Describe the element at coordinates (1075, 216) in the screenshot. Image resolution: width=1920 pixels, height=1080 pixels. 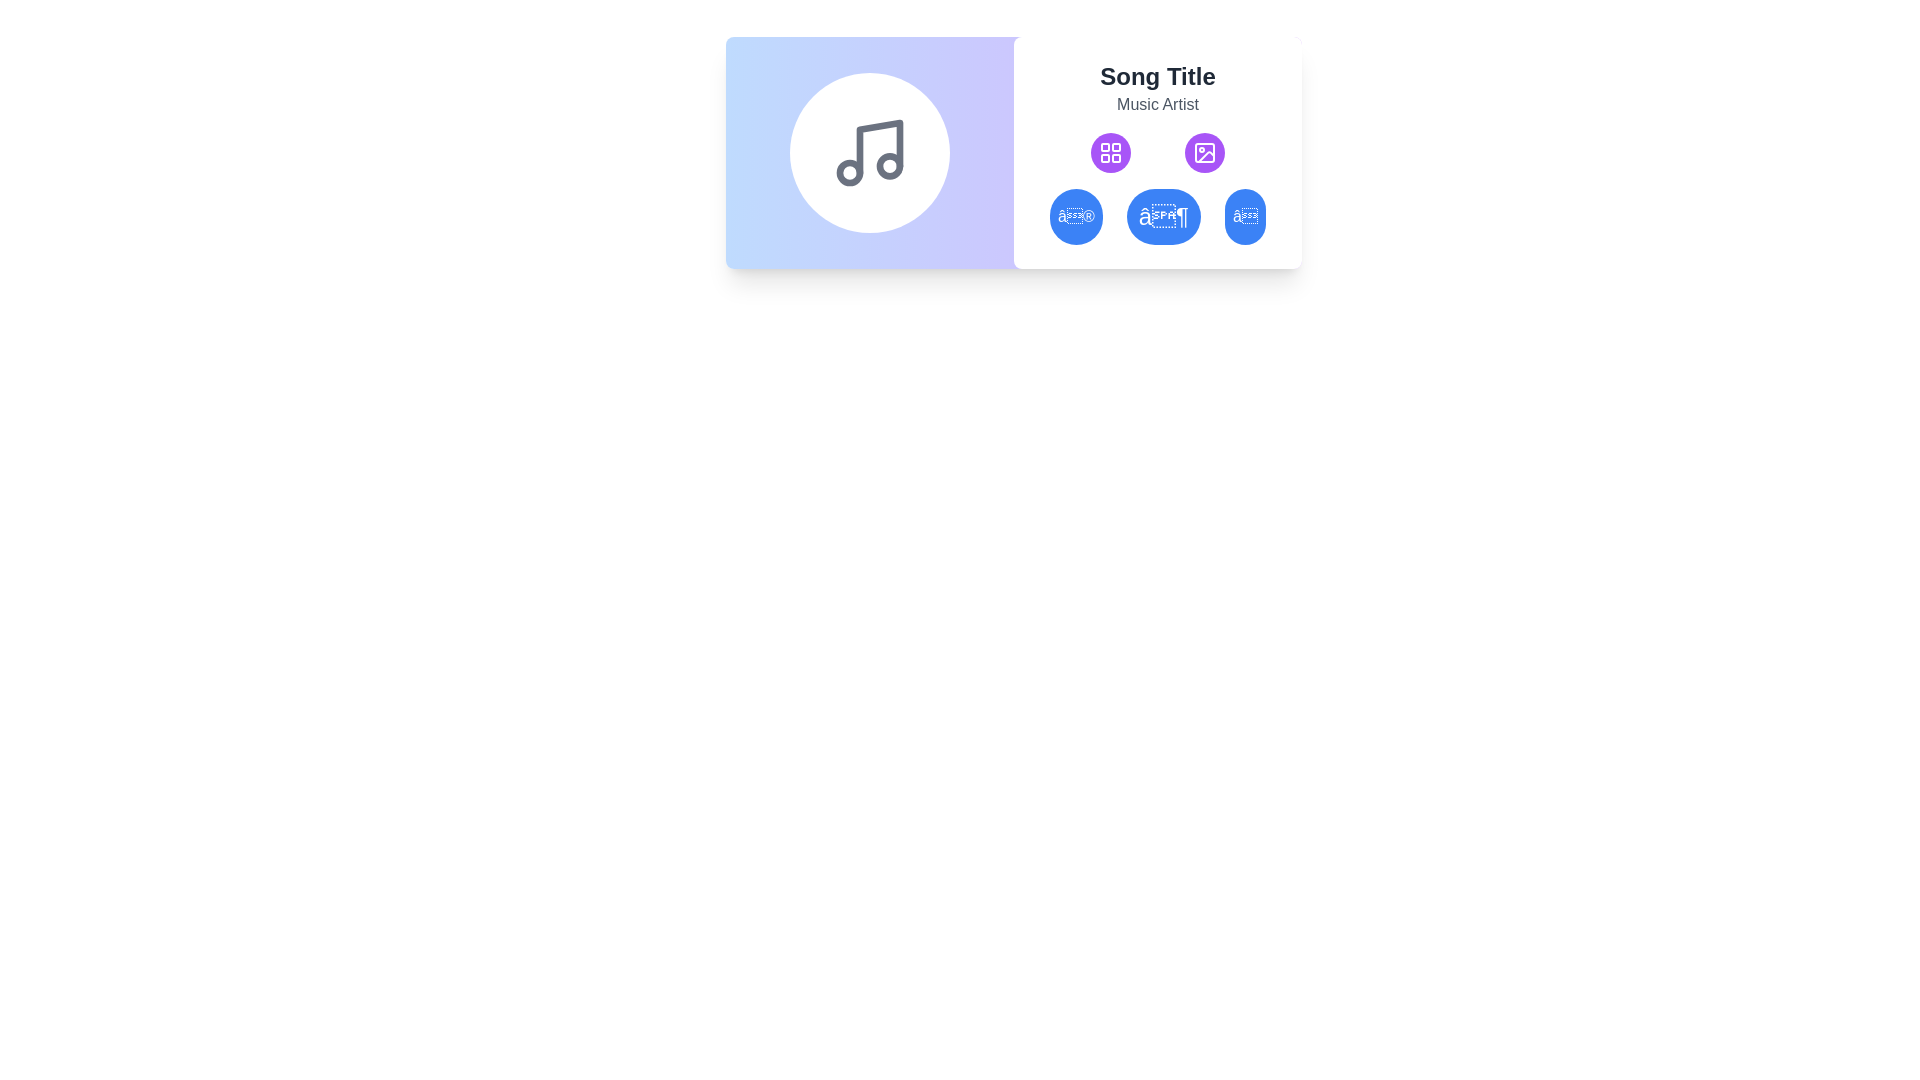
I see `the circular blue button with white text, which is the first button among three similar buttons in a horizontal layout` at that location.